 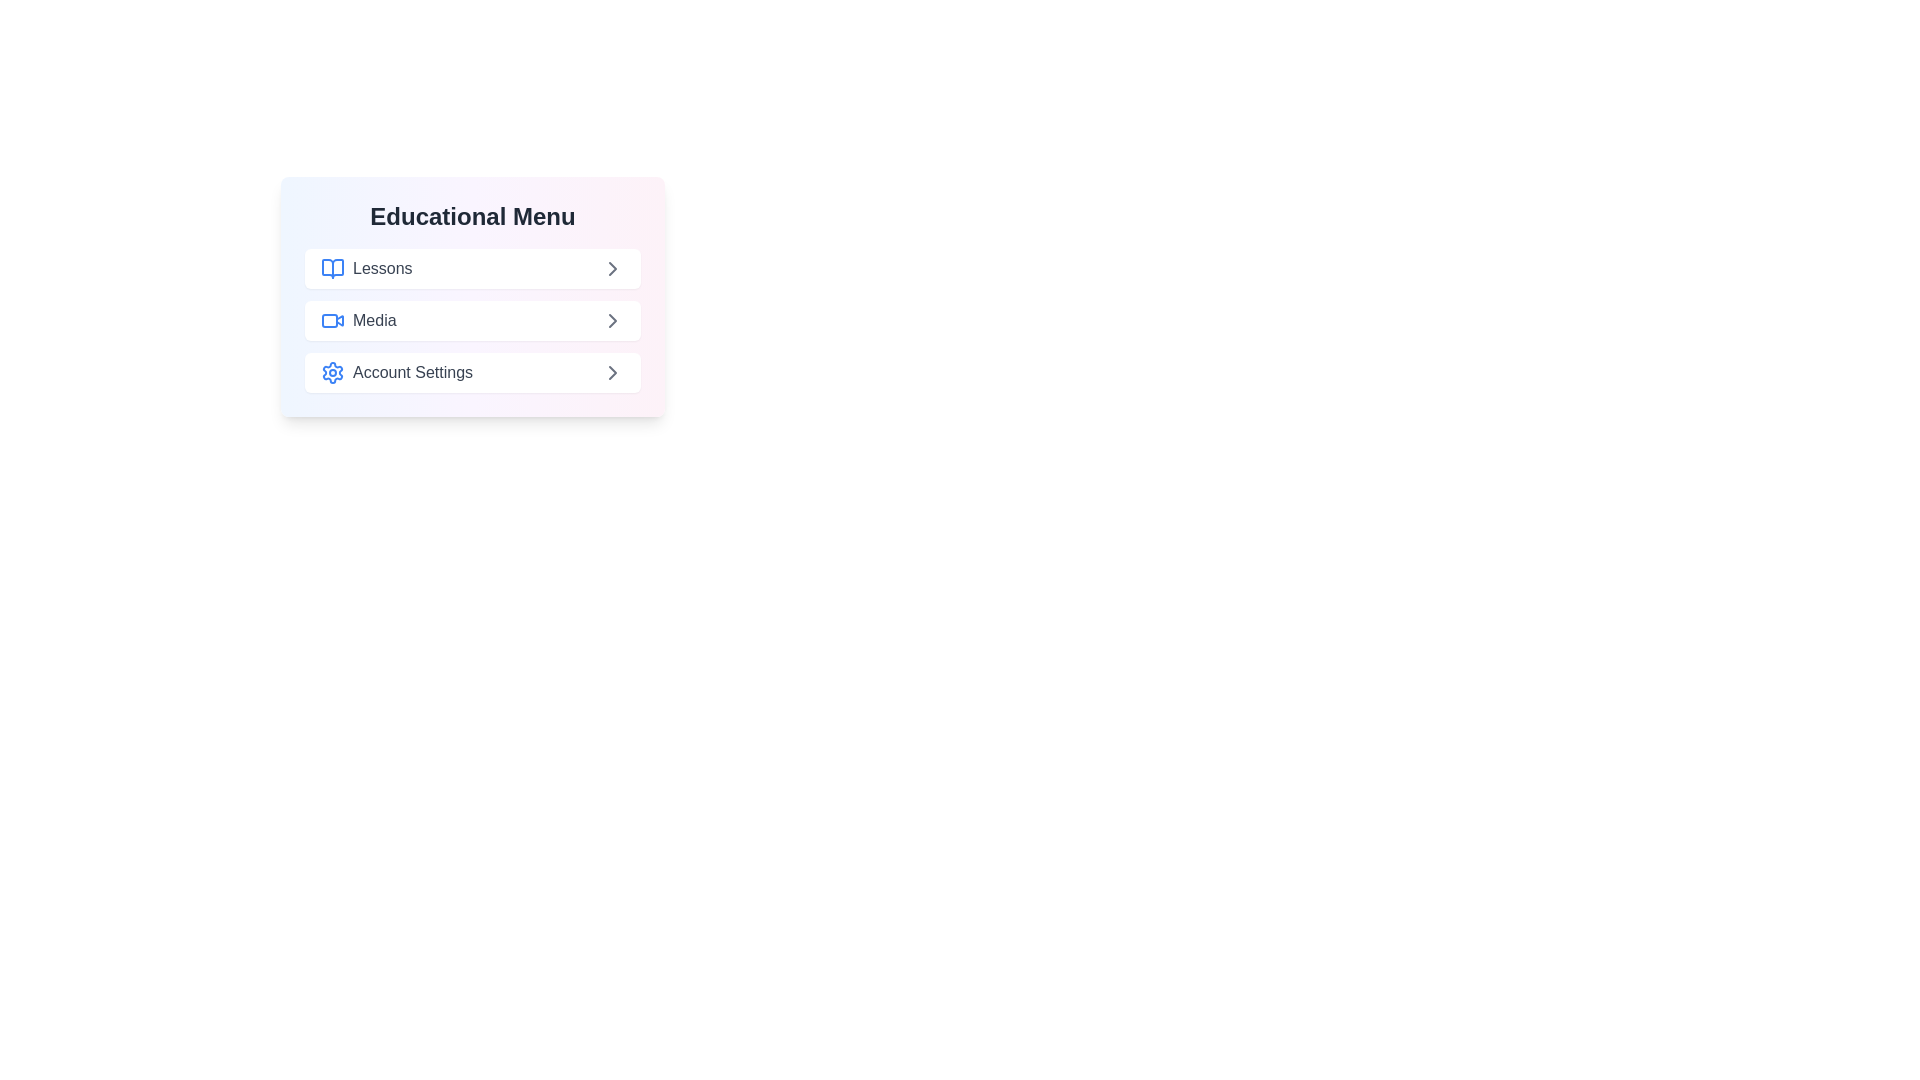 I want to click on the 'Lessons' icon in the 'Educational Menu', which is the first icon in a vertical list and is located to the left of the label 'Lessons', so click(x=332, y=268).